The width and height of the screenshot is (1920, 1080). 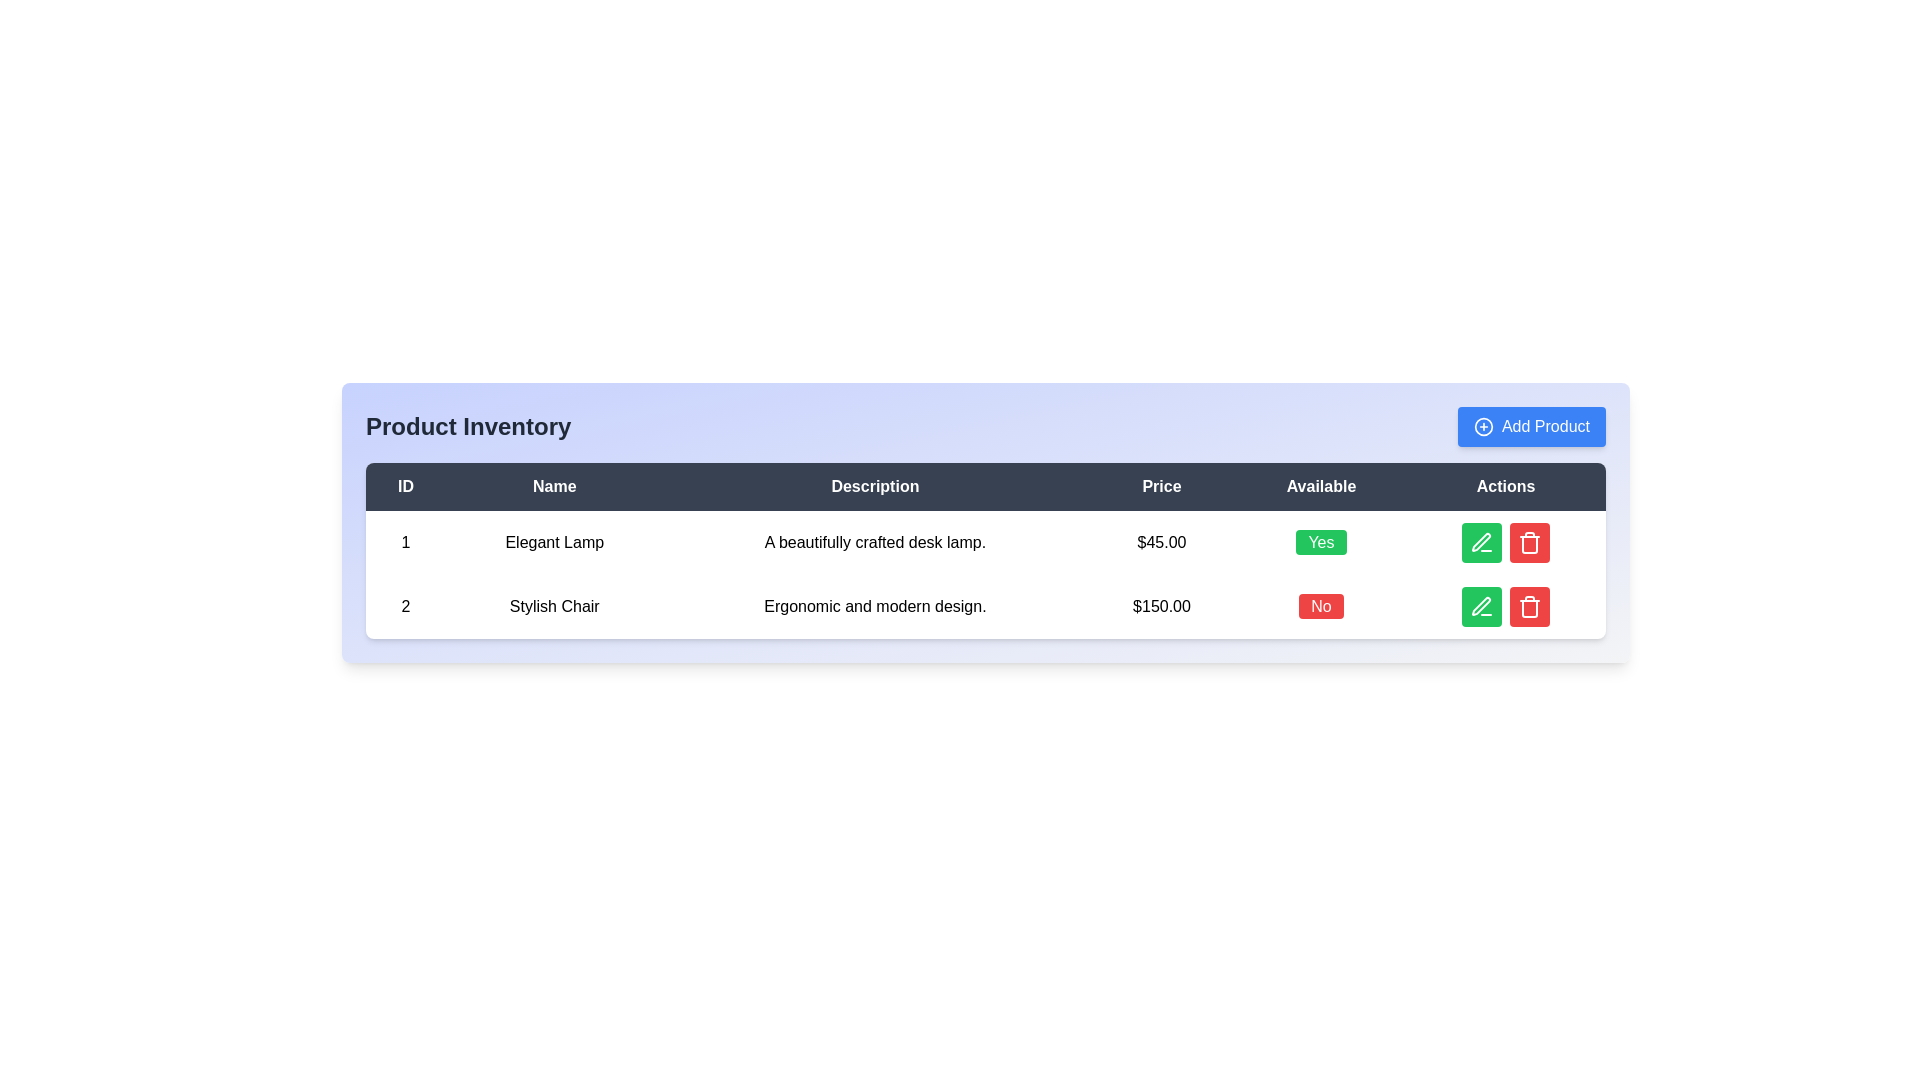 What do you see at coordinates (1161, 605) in the screenshot?
I see `the price label for the 'Stylish Chair' item in the product inventory table` at bounding box center [1161, 605].